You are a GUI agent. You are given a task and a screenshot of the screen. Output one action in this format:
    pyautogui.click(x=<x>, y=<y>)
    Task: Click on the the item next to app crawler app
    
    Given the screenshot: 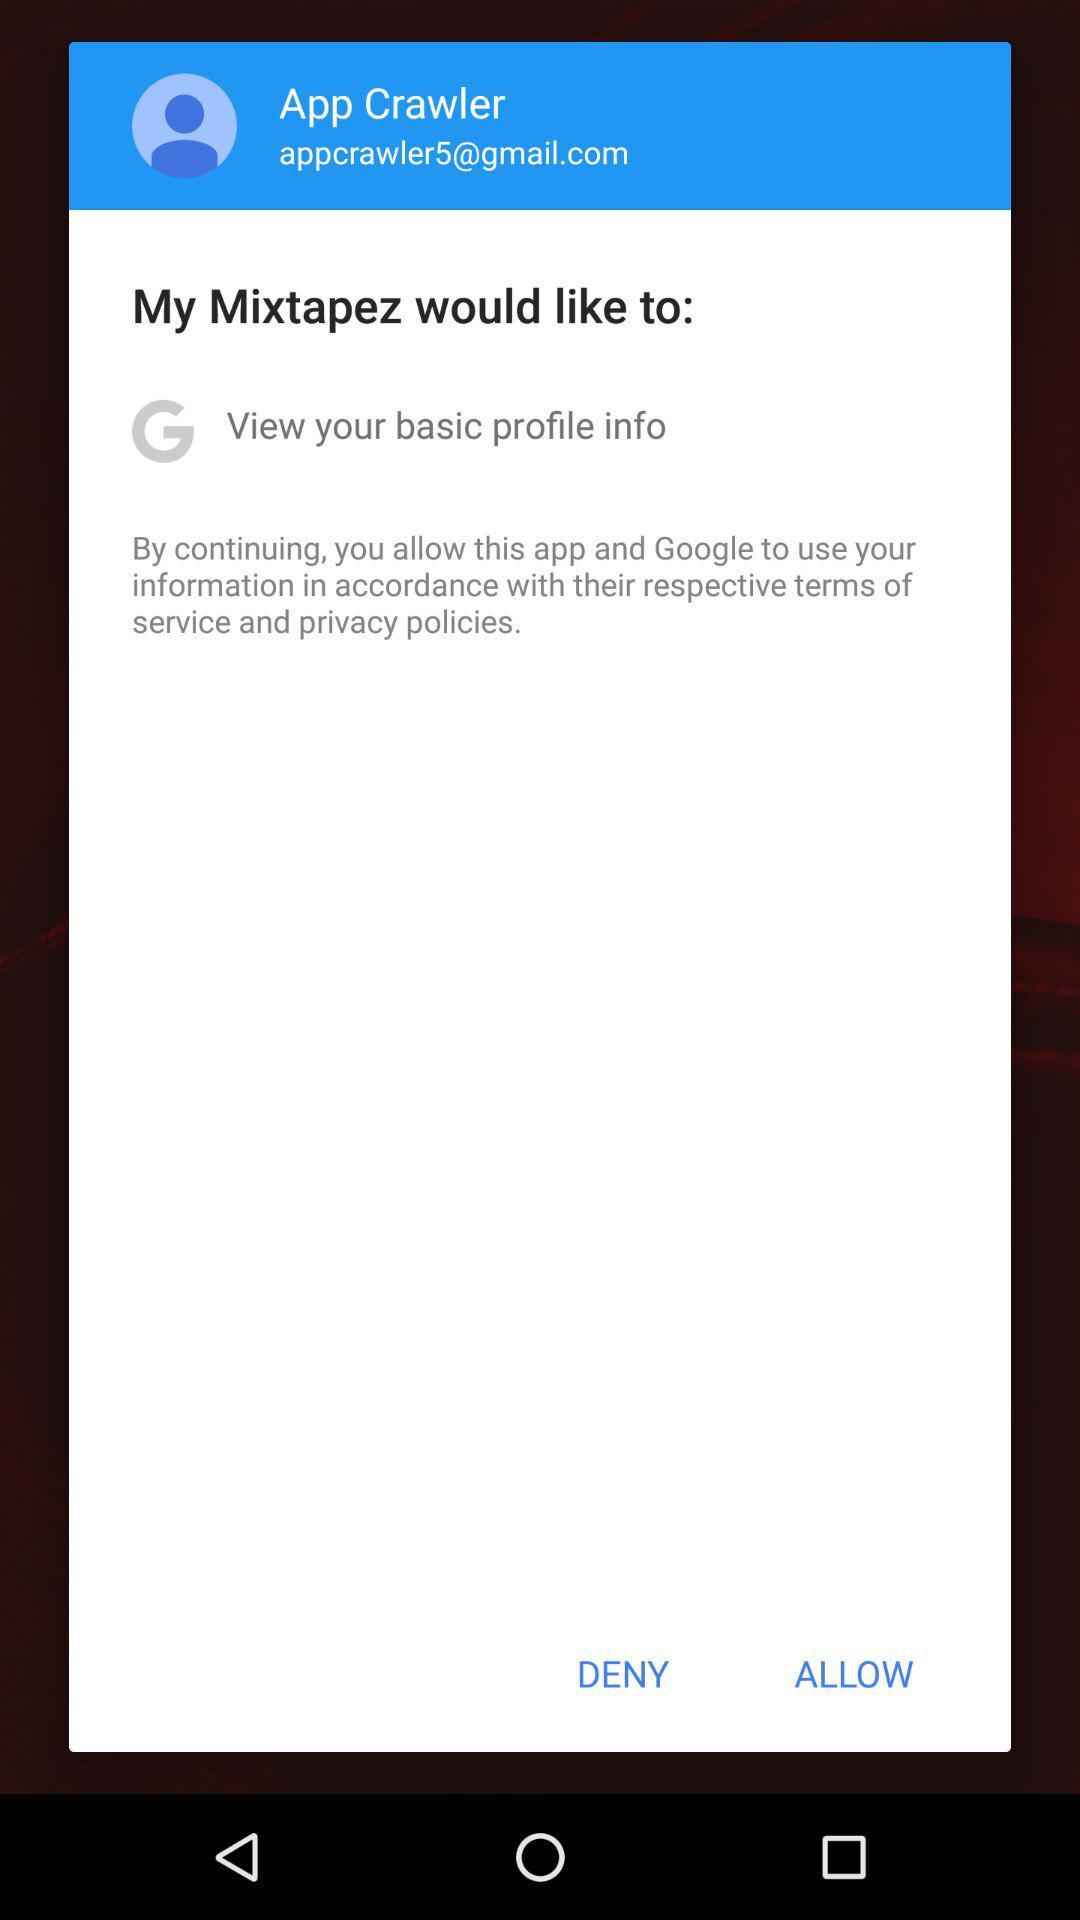 What is the action you would take?
    pyautogui.click(x=184, y=124)
    